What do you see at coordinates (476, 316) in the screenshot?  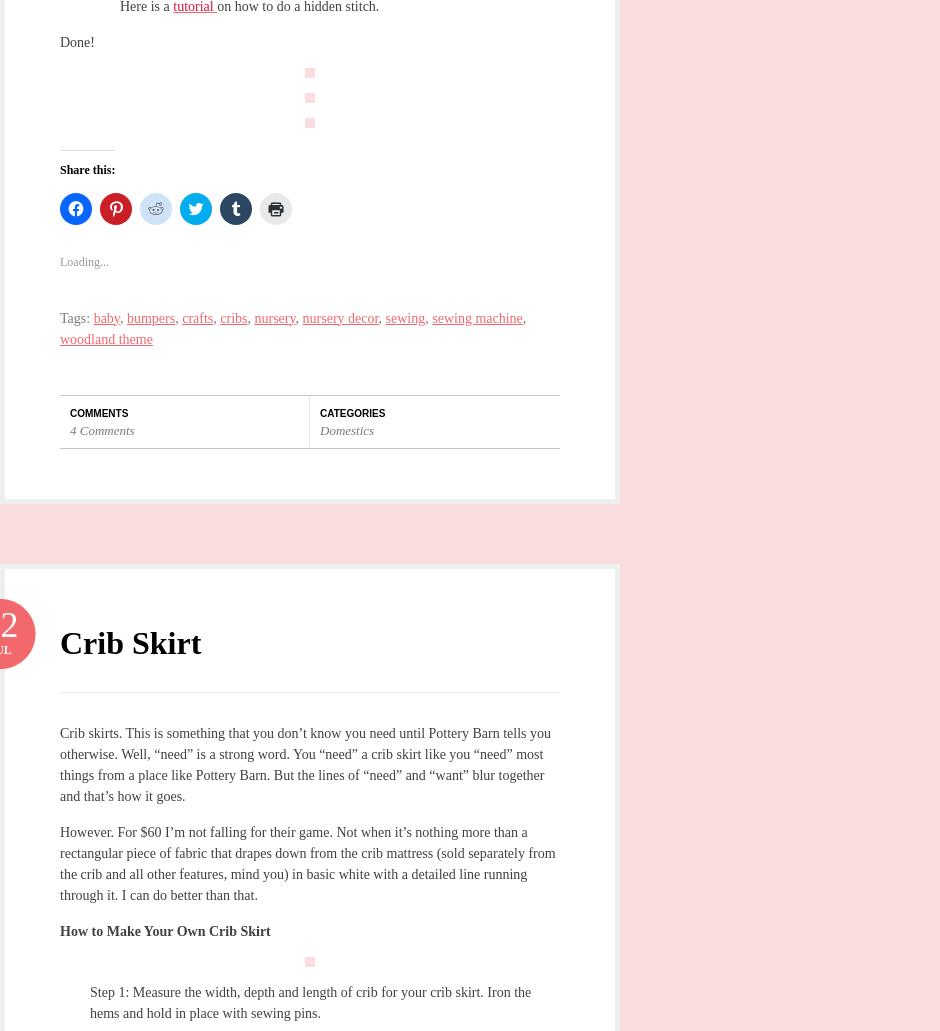 I see `'sewing machine'` at bounding box center [476, 316].